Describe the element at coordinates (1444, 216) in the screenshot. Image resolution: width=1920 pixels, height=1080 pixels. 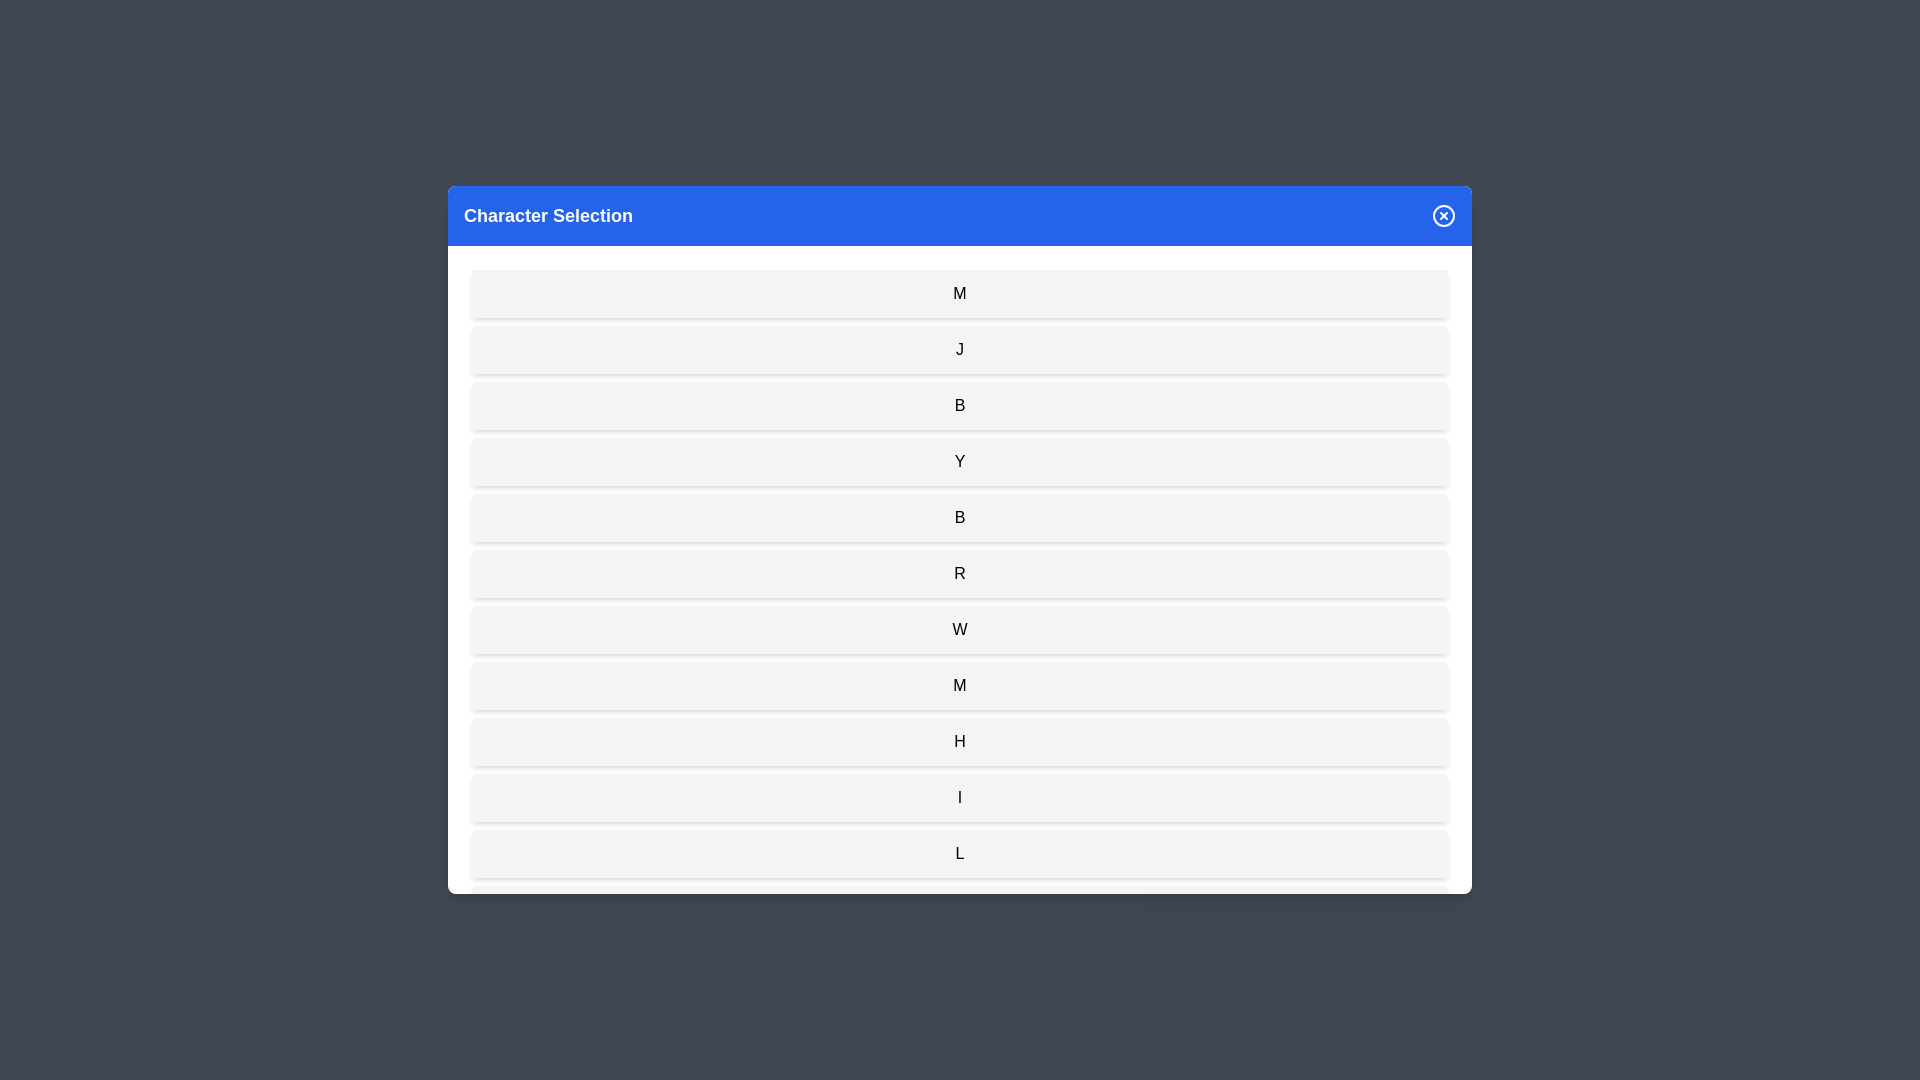
I see `close button to dismiss the dialog` at that location.